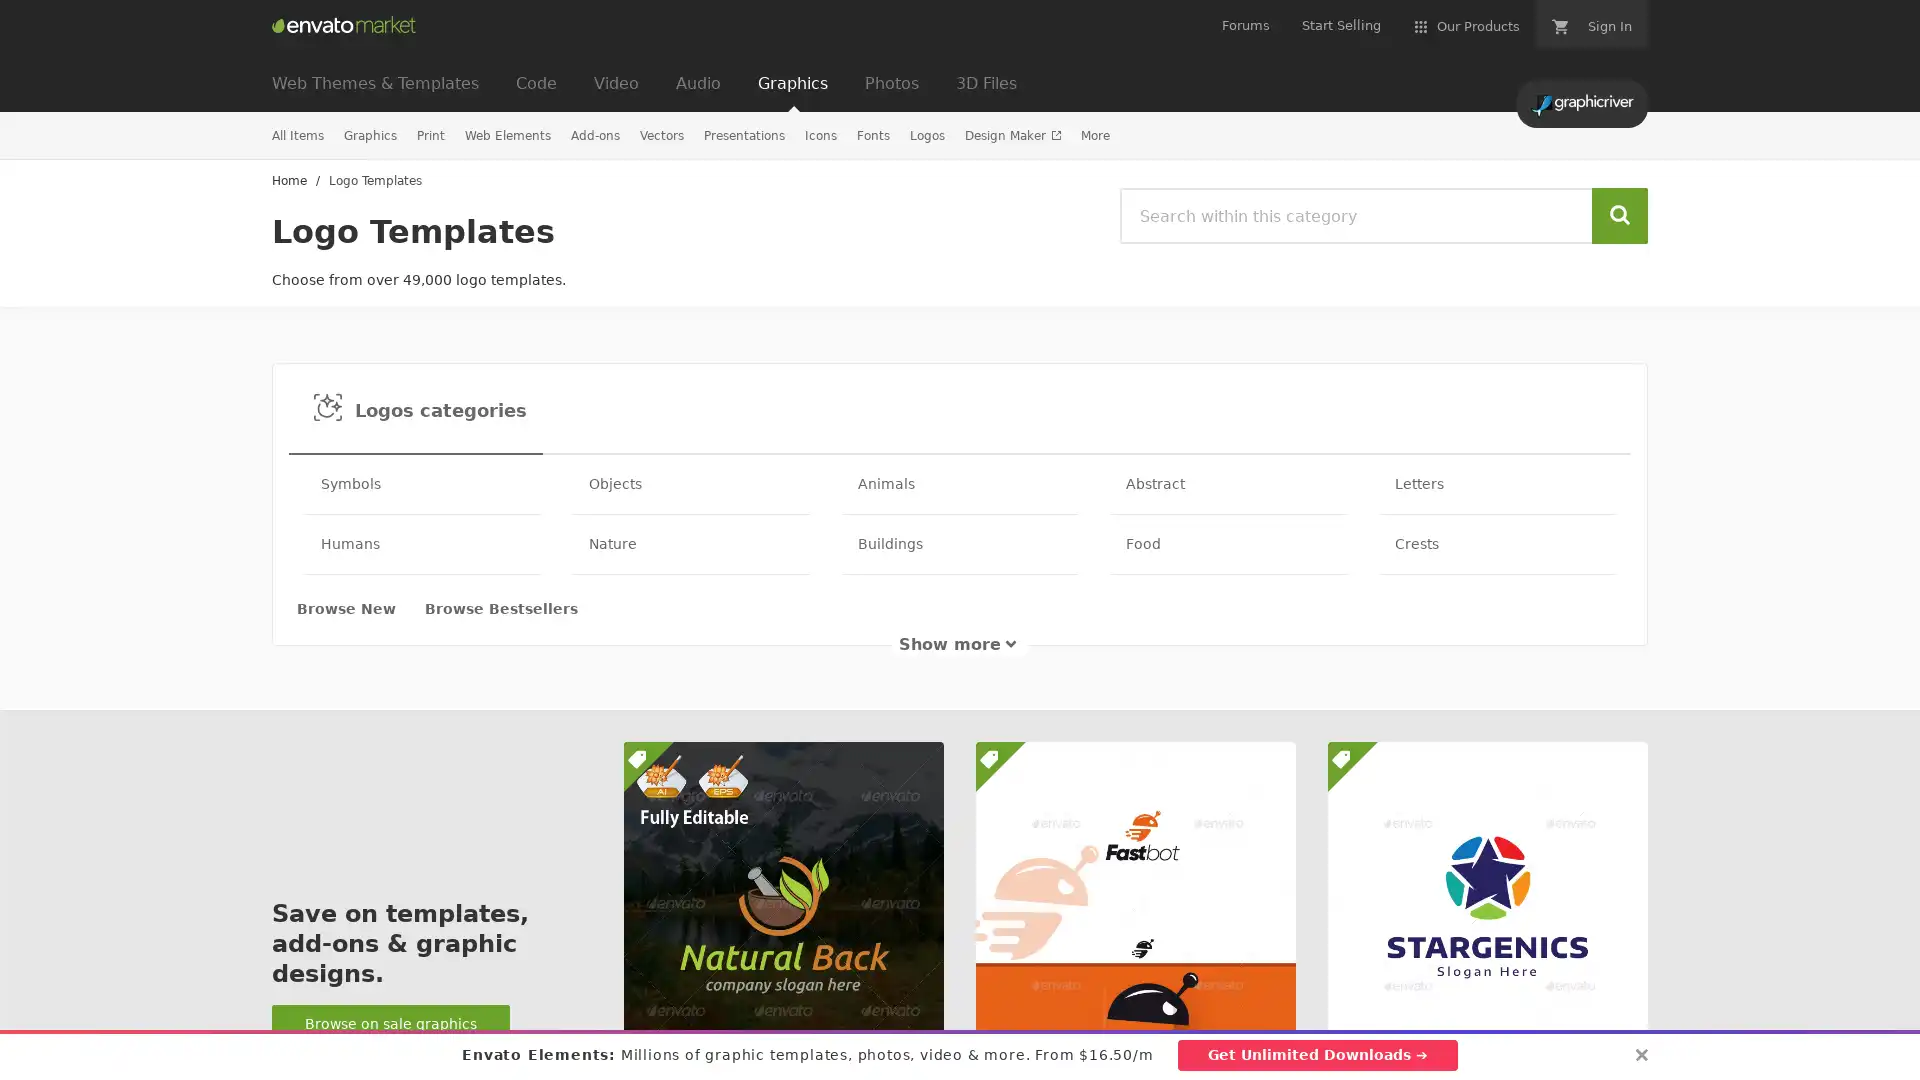  Describe the element at coordinates (1620, 216) in the screenshot. I see `Search` at that location.